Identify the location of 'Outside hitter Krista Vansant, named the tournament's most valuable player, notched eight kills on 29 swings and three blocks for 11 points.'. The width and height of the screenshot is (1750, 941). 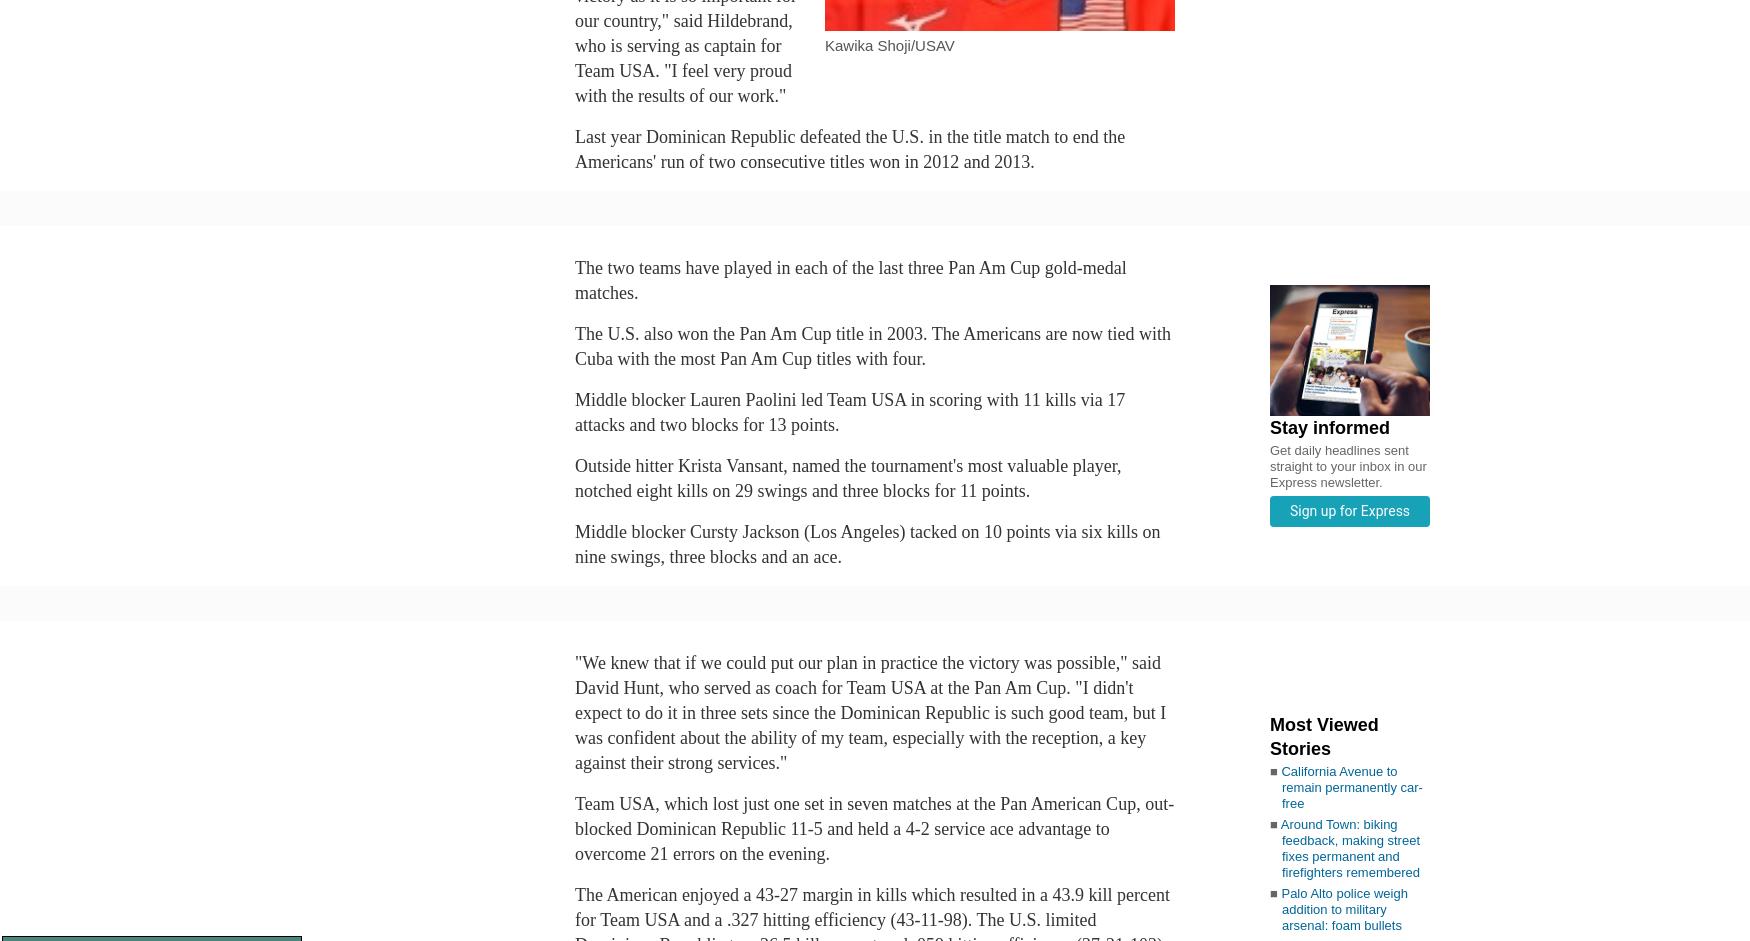
(575, 477).